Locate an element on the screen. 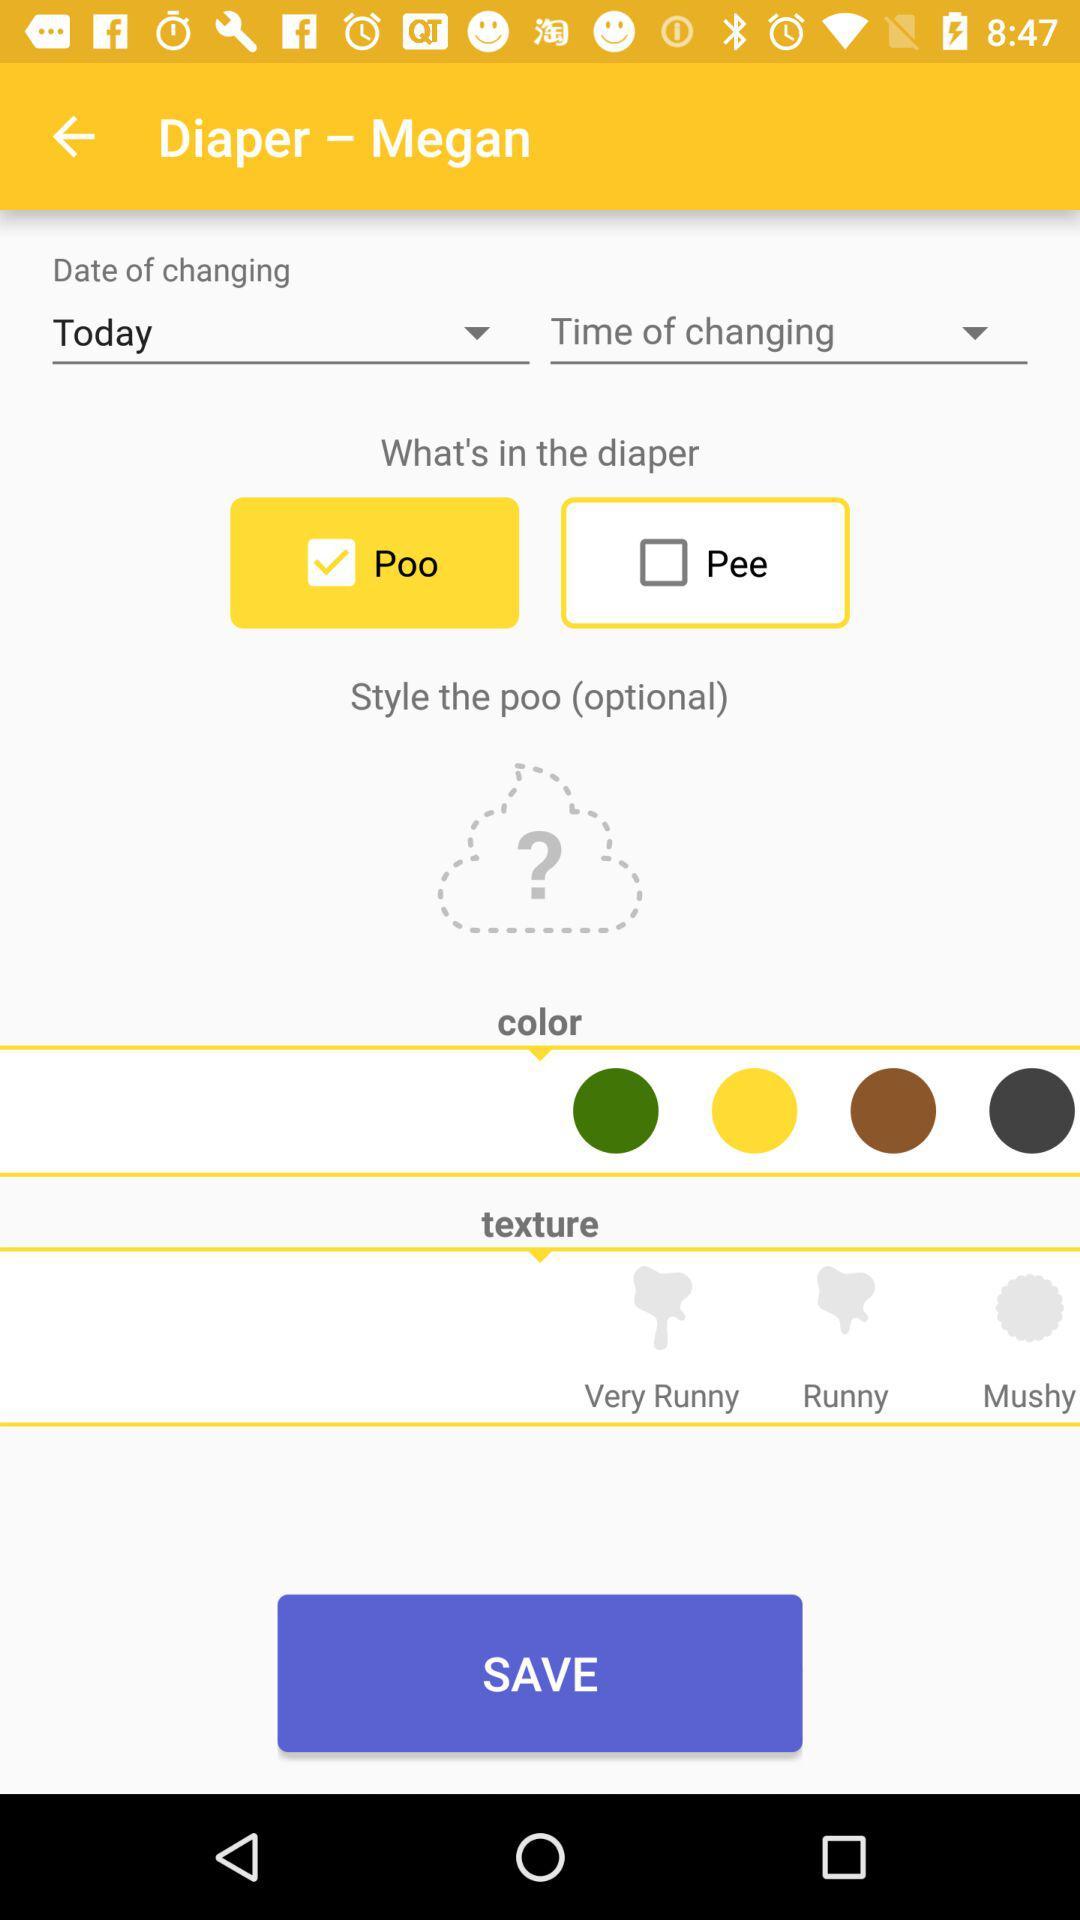 The height and width of the screenshot is (1920, 1080). color green is located at coordinates (614, 1109).